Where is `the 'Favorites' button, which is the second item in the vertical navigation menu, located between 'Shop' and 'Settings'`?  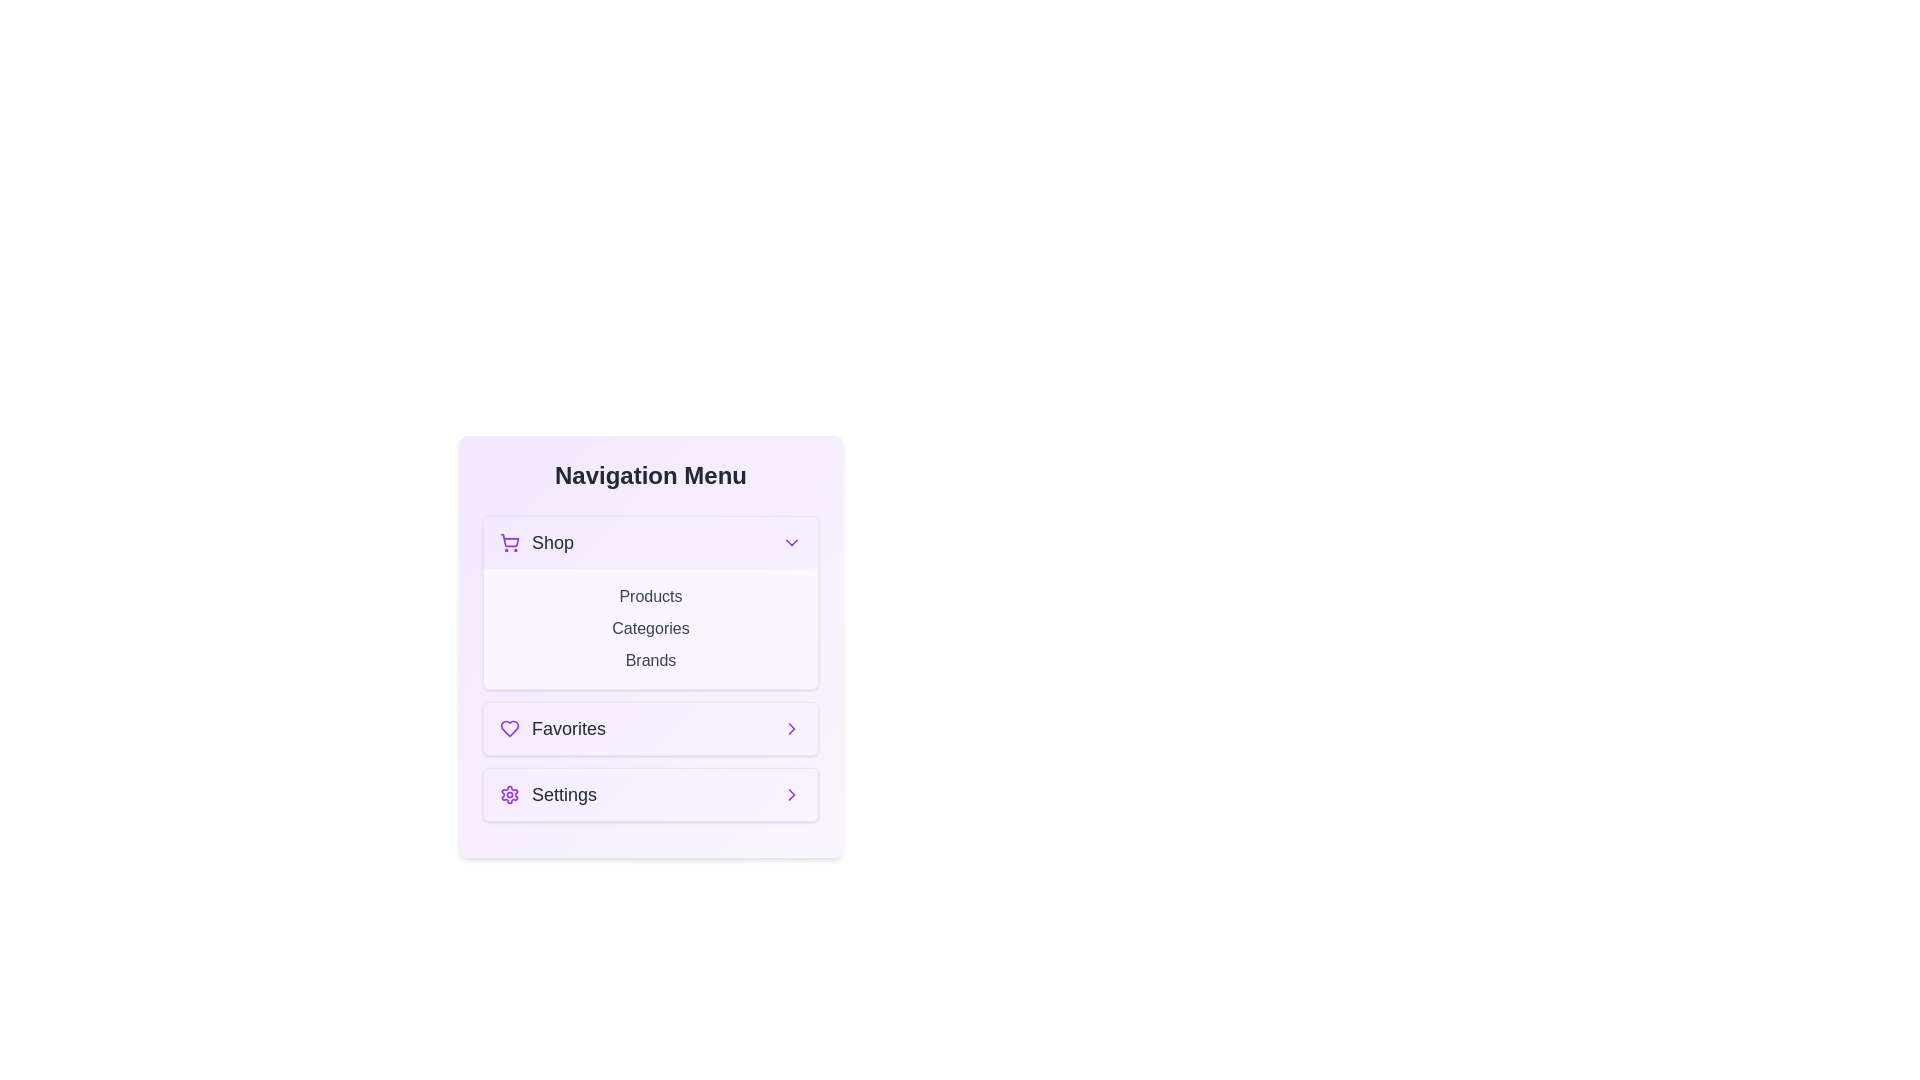 the 'Favorites' button, which is the second item in the vertical navigation menu, located between 'Shop' and 'Settings' is located at coordinates (651, 729).